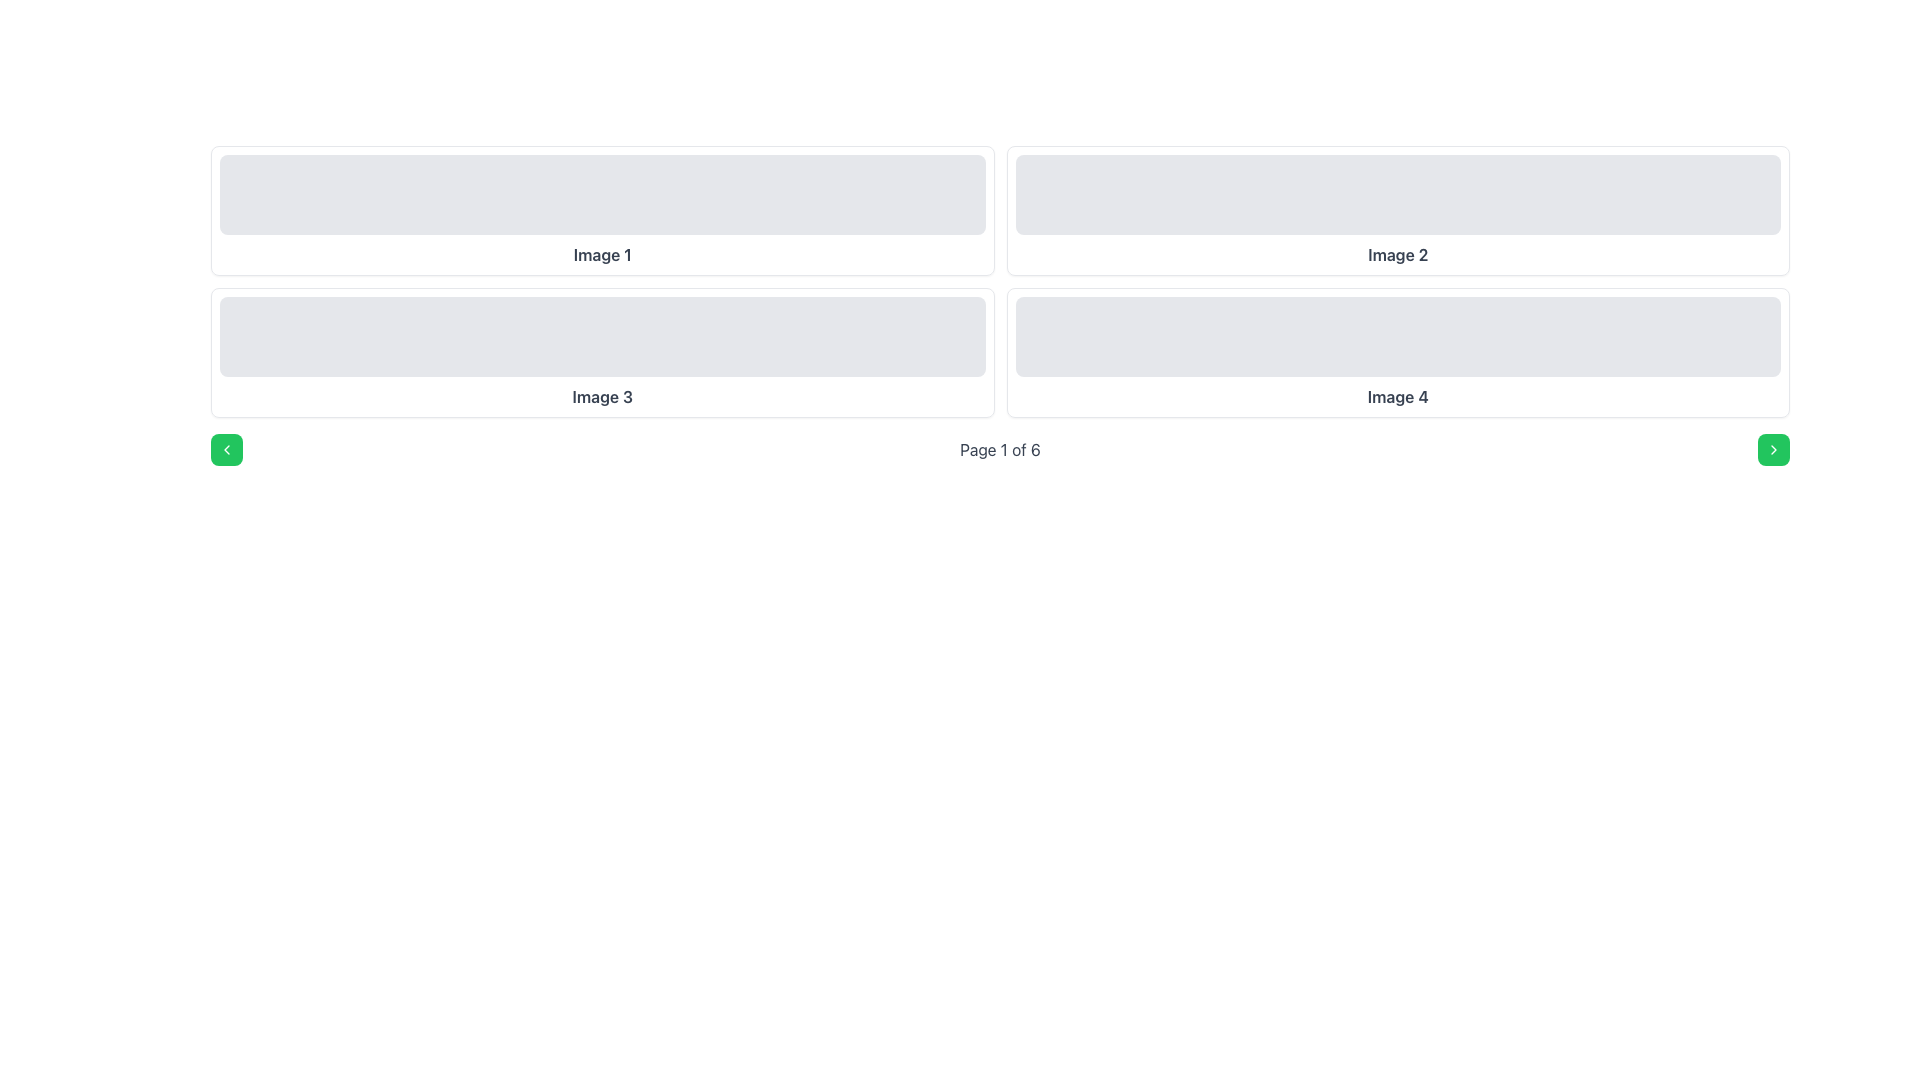 The height and width of the screenshot is (1080, 1920). I want to click on the Text Label displaying 'Page 1 of 6' styled in gray font, located at the bottom center of the visible section, so click(1000, 450).